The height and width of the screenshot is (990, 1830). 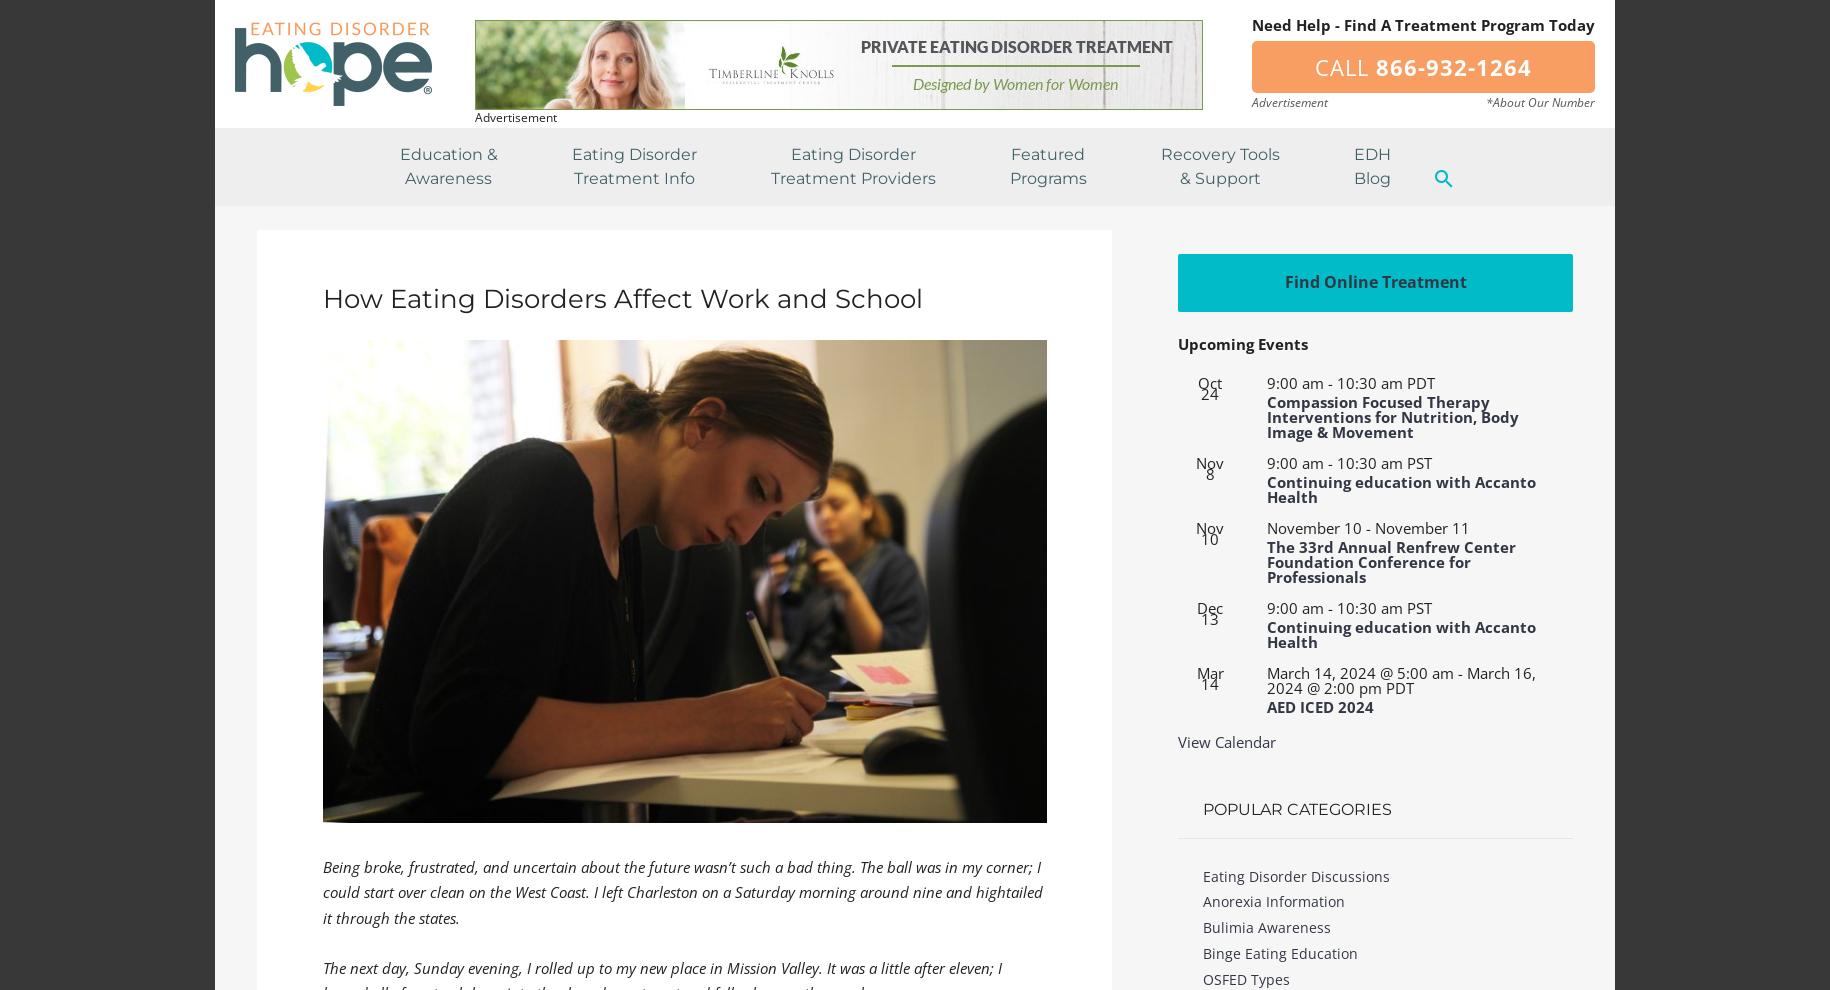 I want to click on 'November 11', so click(x=1422, y=525).